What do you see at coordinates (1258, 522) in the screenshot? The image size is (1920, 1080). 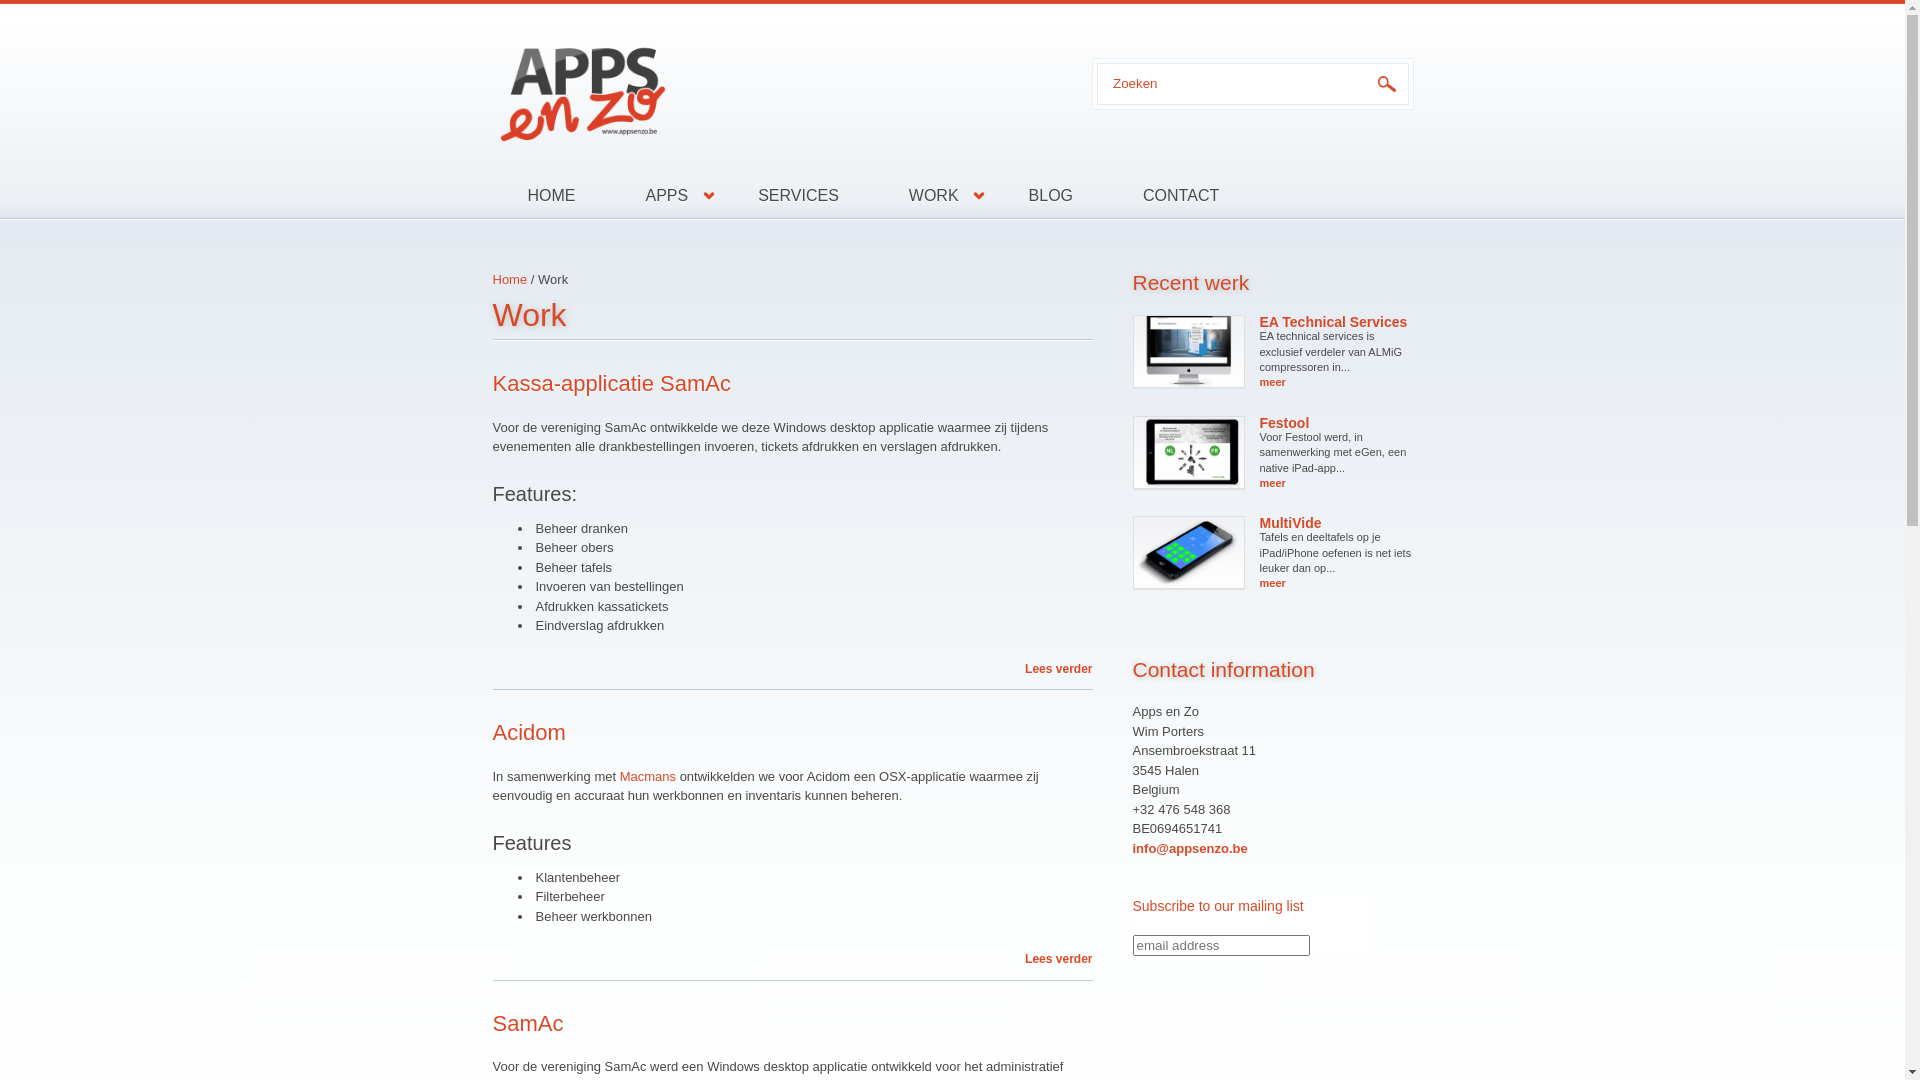 I see `'MultiVide'` at bounding box center [1258, 522].